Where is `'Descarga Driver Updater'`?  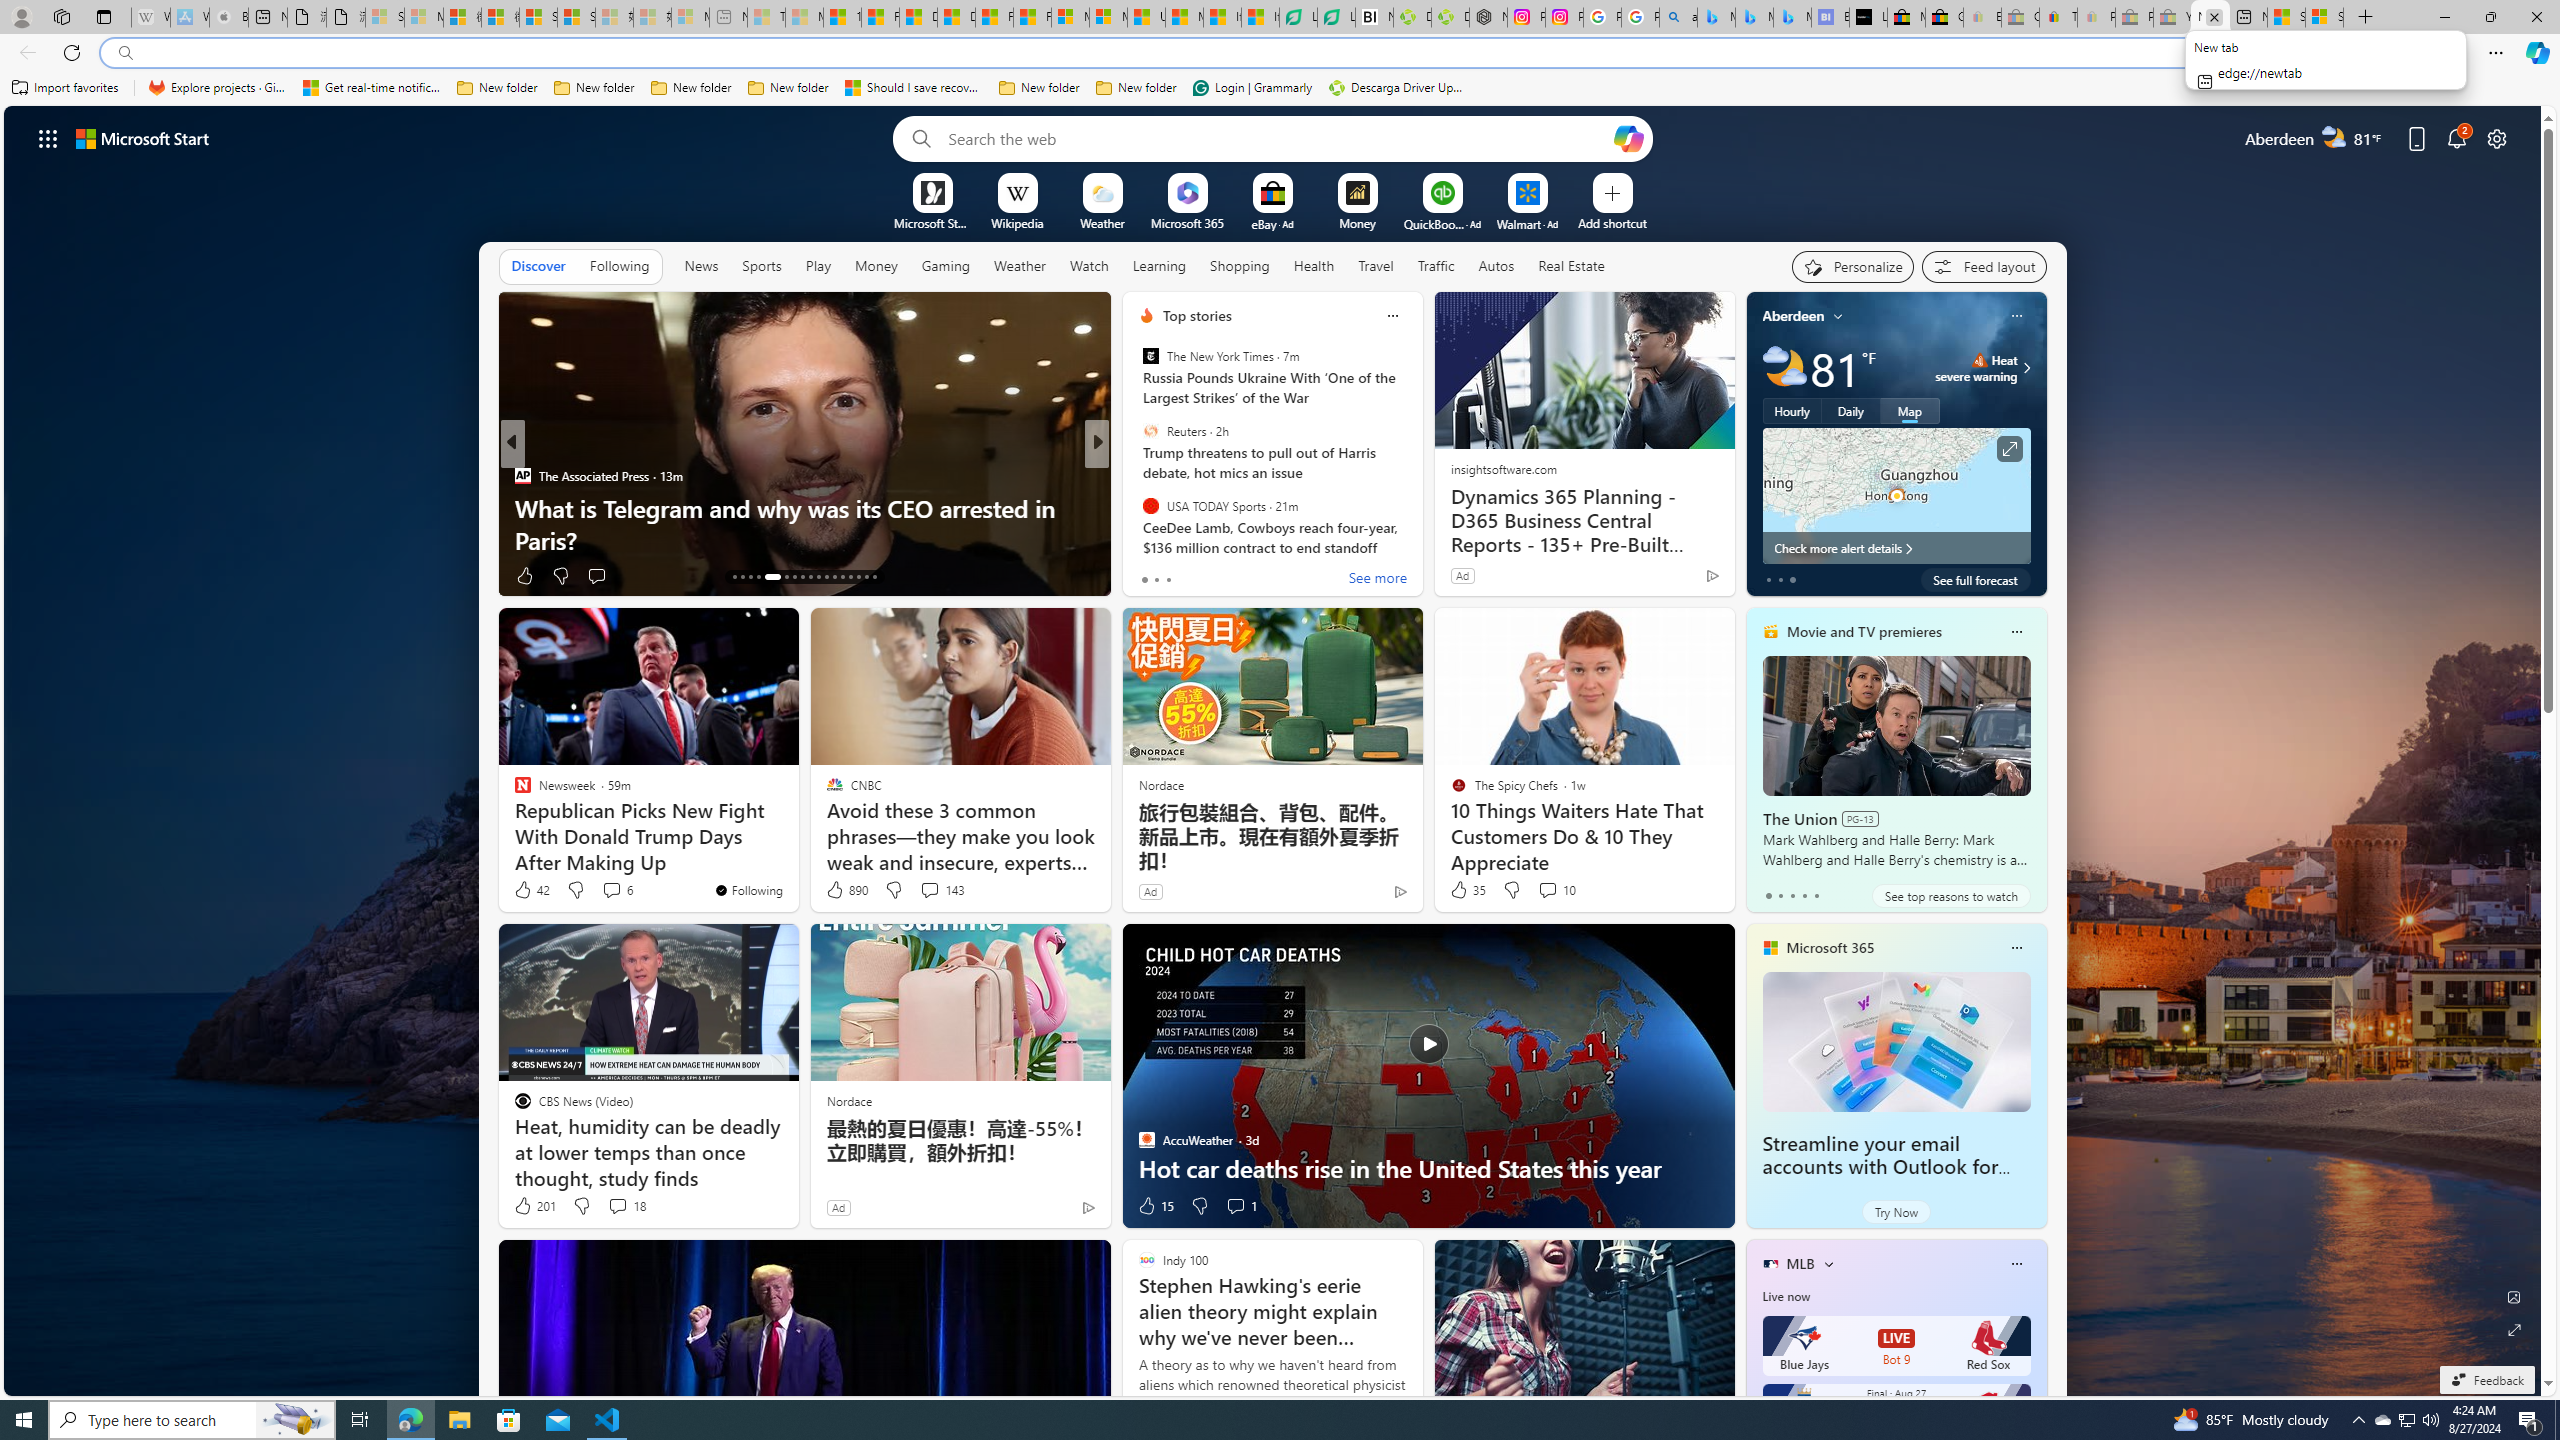
'Descarga Driver Updater' is located at coordinates (1397, 87).